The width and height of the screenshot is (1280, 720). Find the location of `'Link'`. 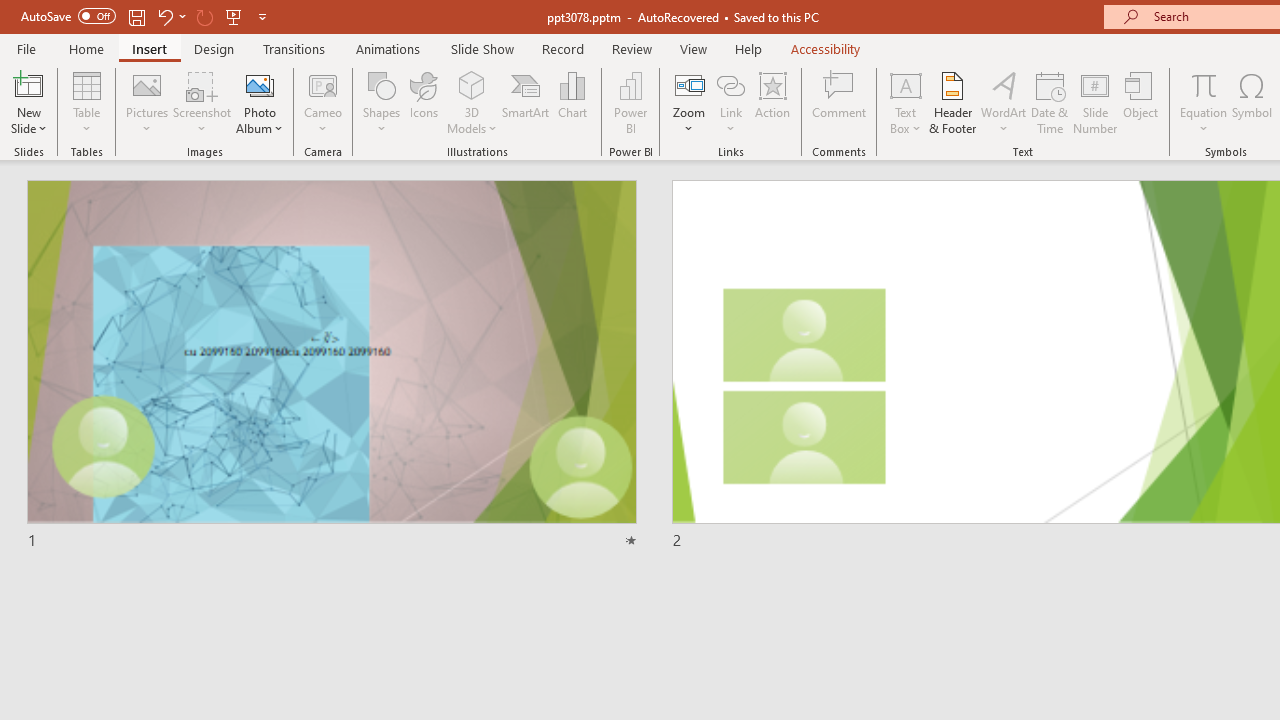

'Link' is located at coordinates (730, 84).